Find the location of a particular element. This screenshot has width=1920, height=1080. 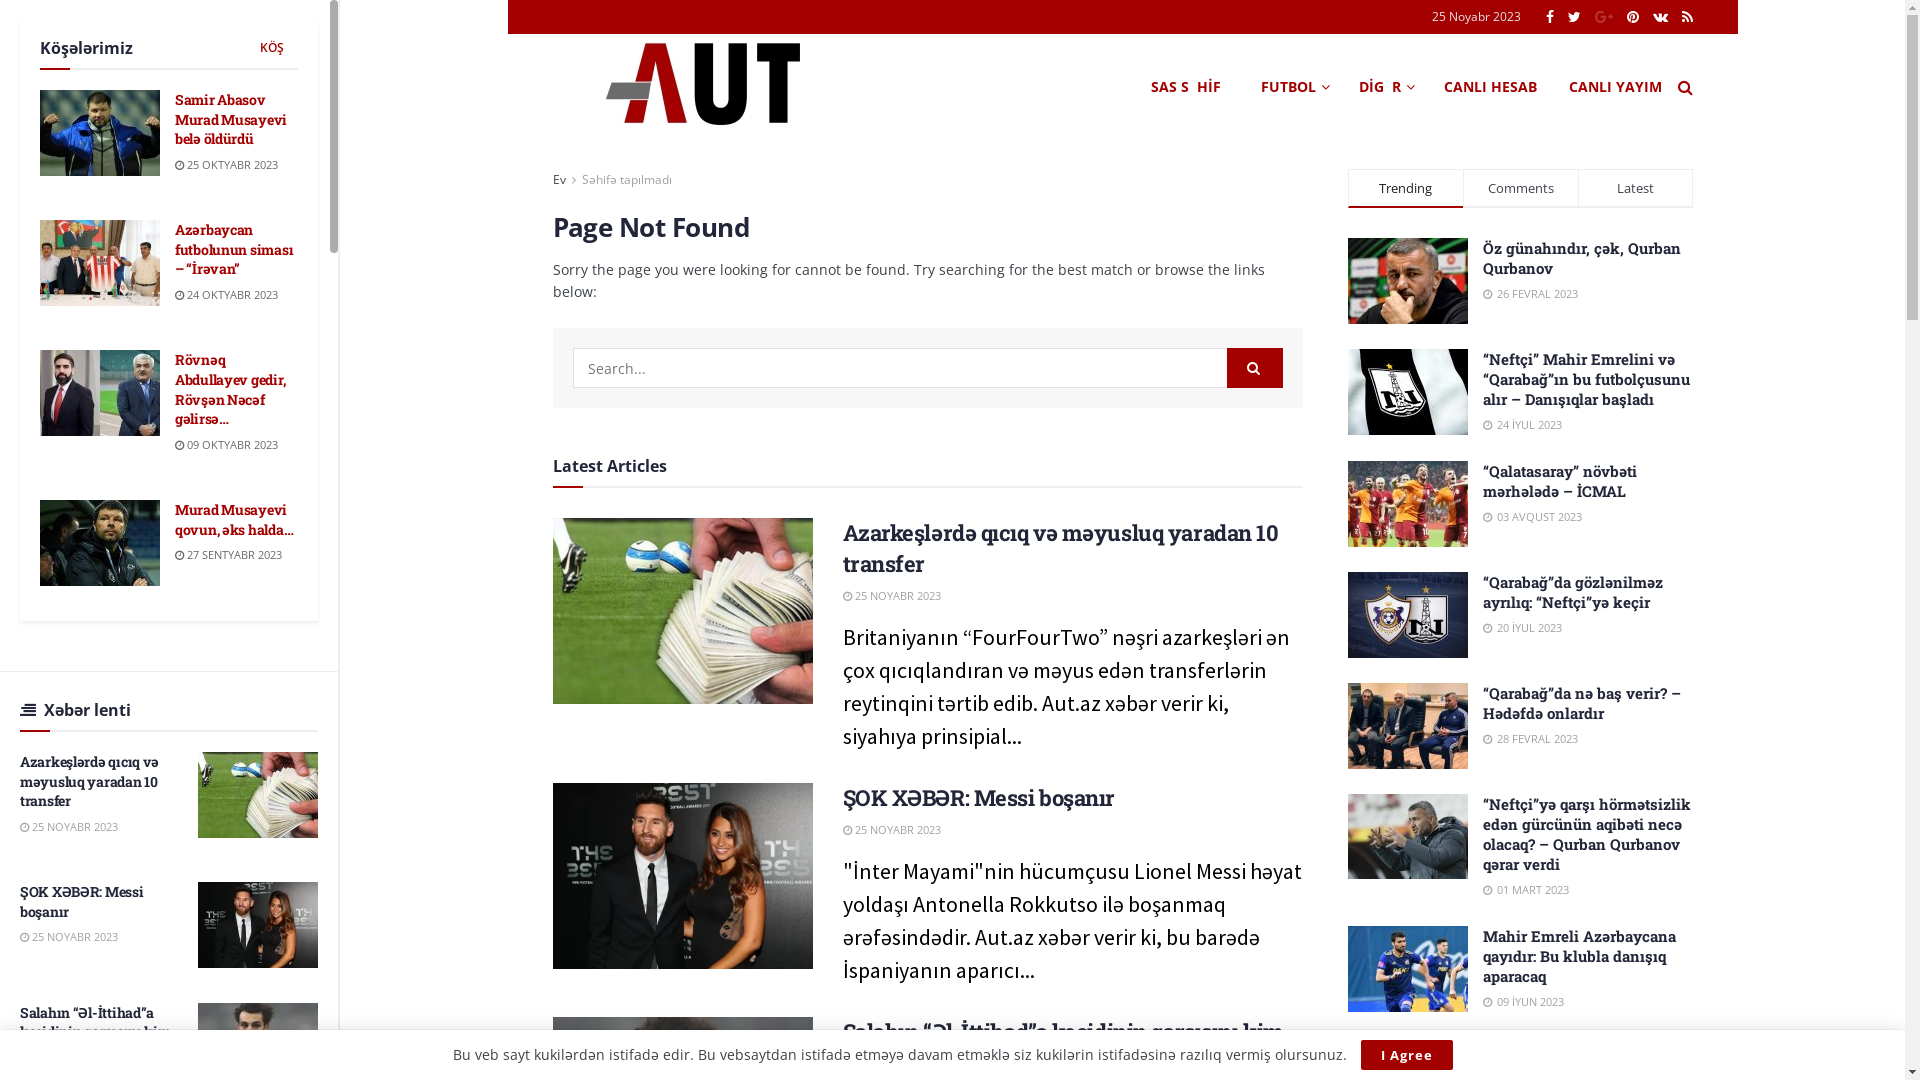

'27 SENTYABR 2023' is located at coordinates (228, 554).